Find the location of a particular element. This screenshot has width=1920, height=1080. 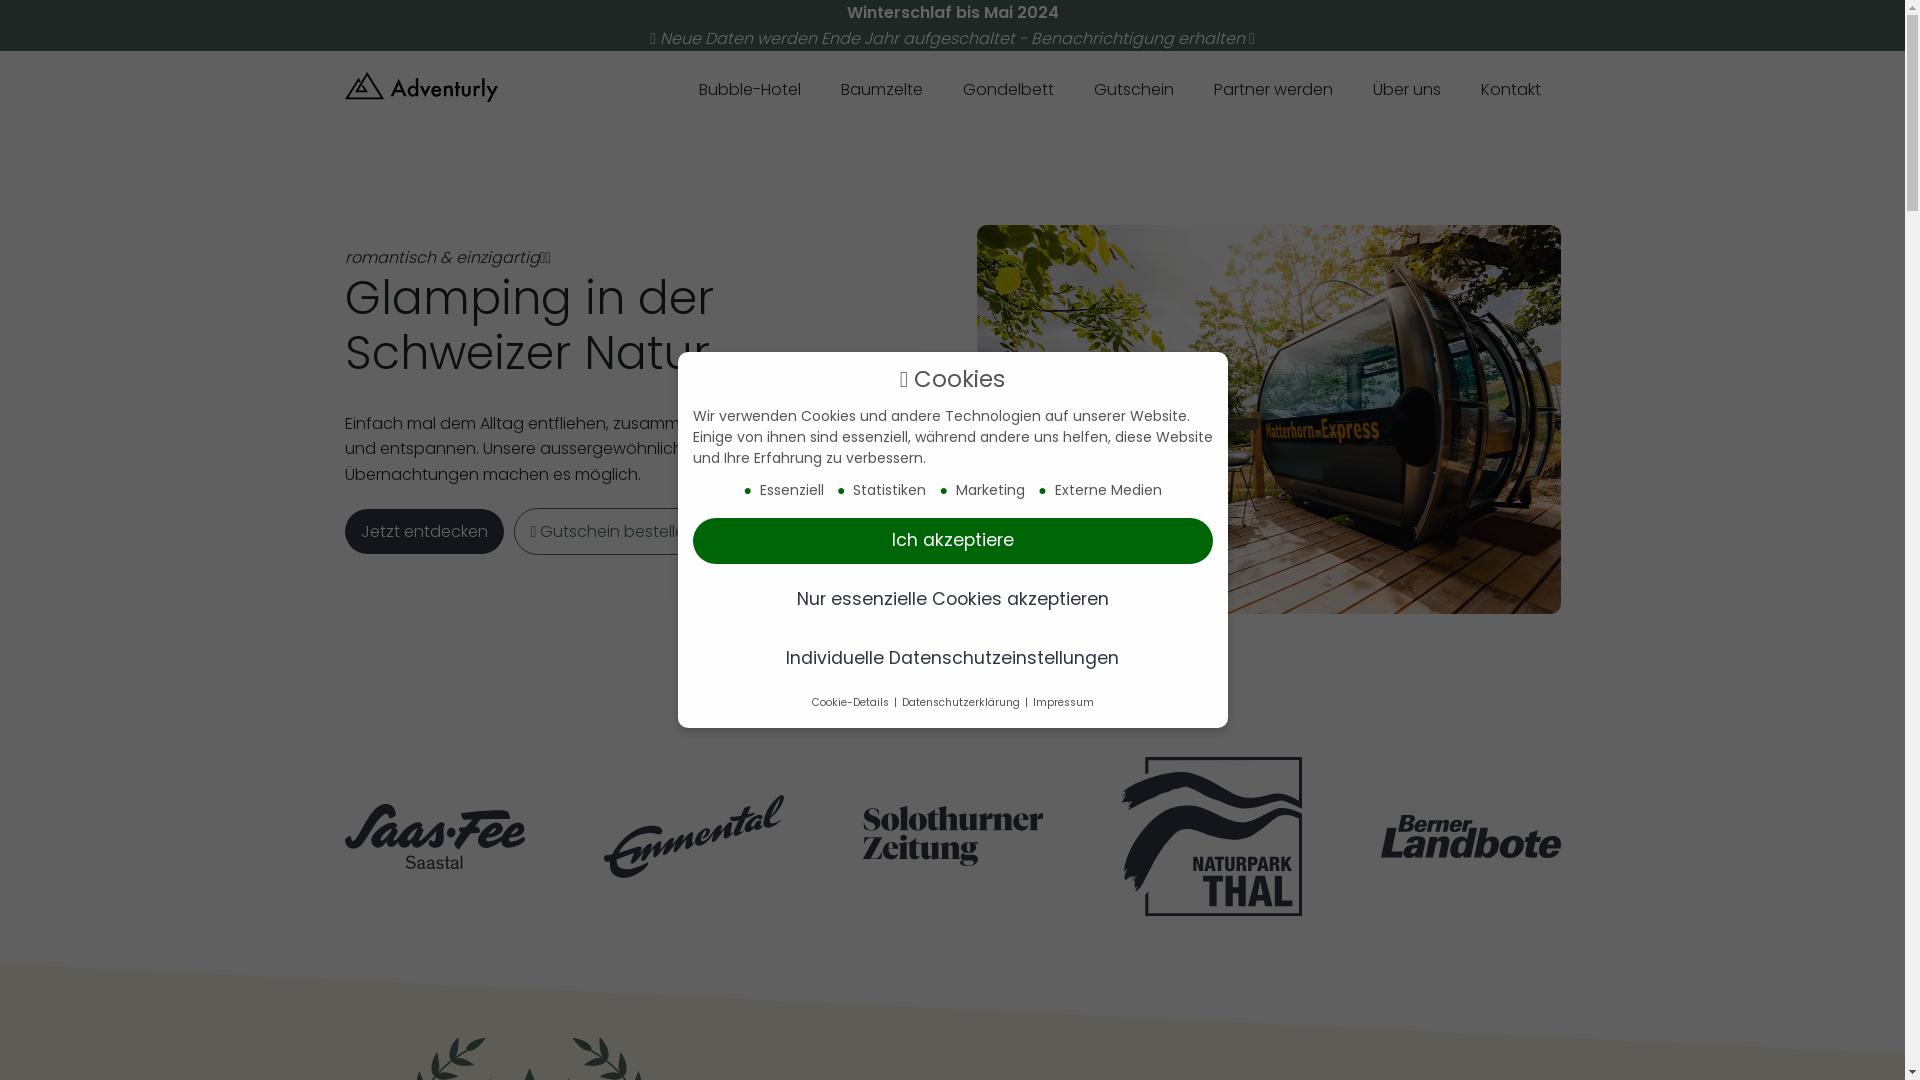

'Baumzelte' is located at coordinates (880, 91).